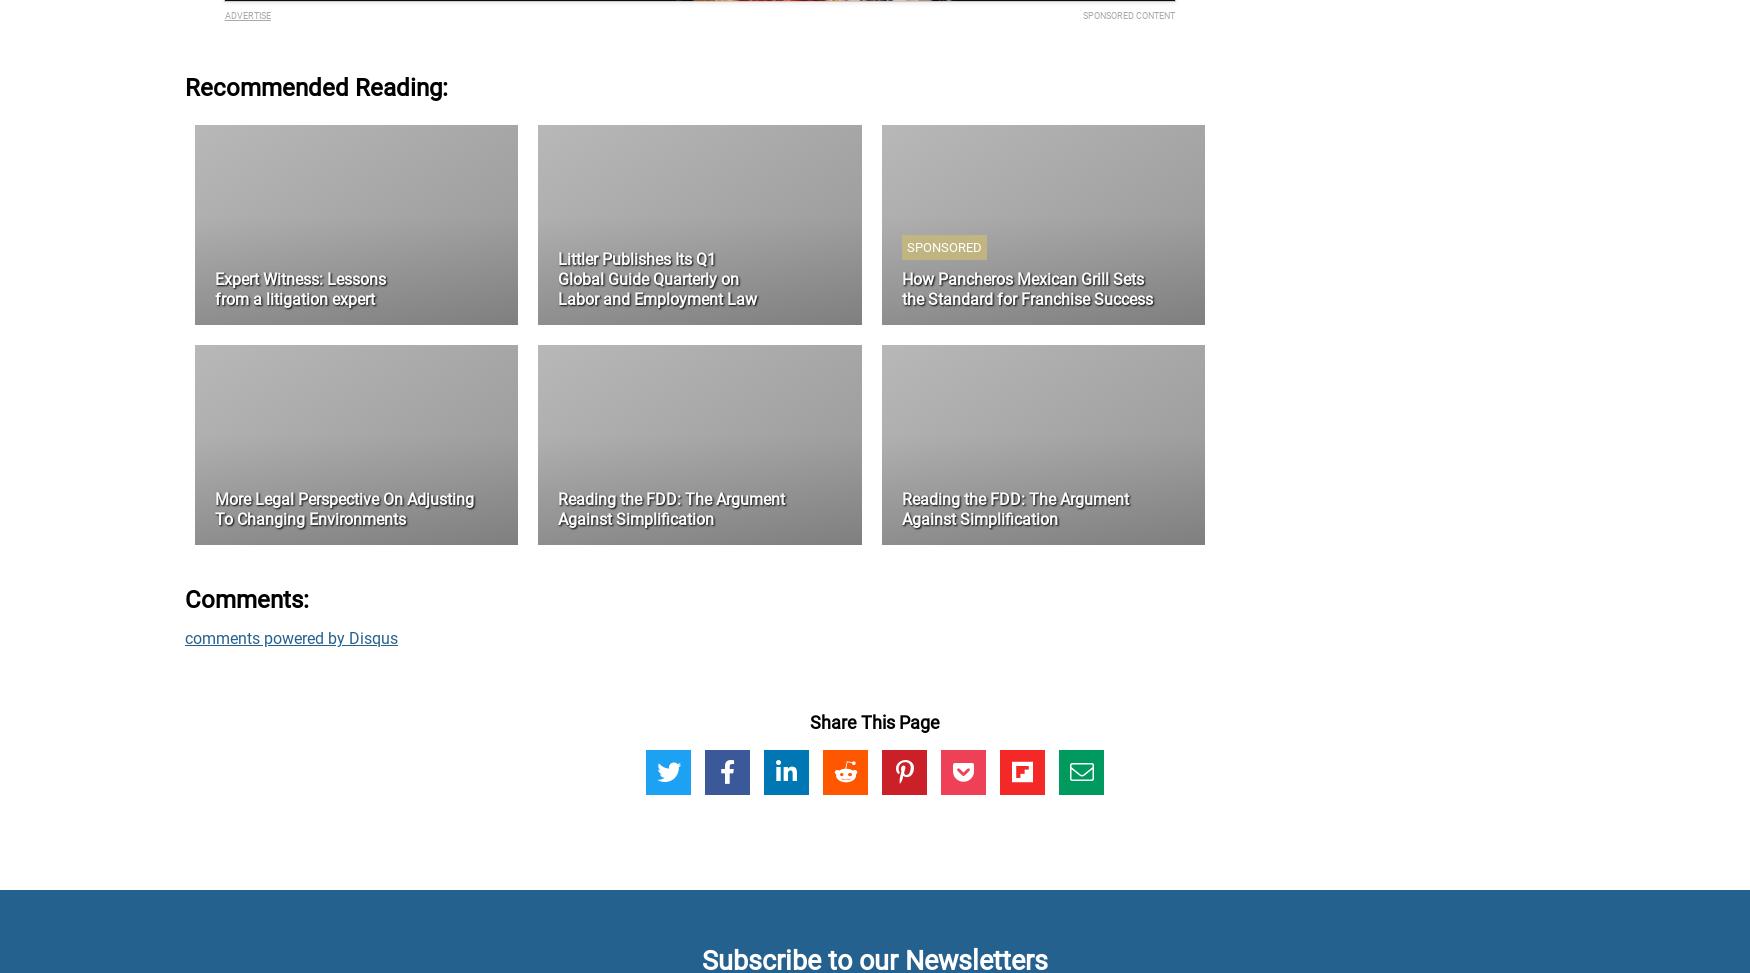 The height and width of the screenshot is (973, 1750). I want to click on 'Recommended Reading:', so click(316, 86).